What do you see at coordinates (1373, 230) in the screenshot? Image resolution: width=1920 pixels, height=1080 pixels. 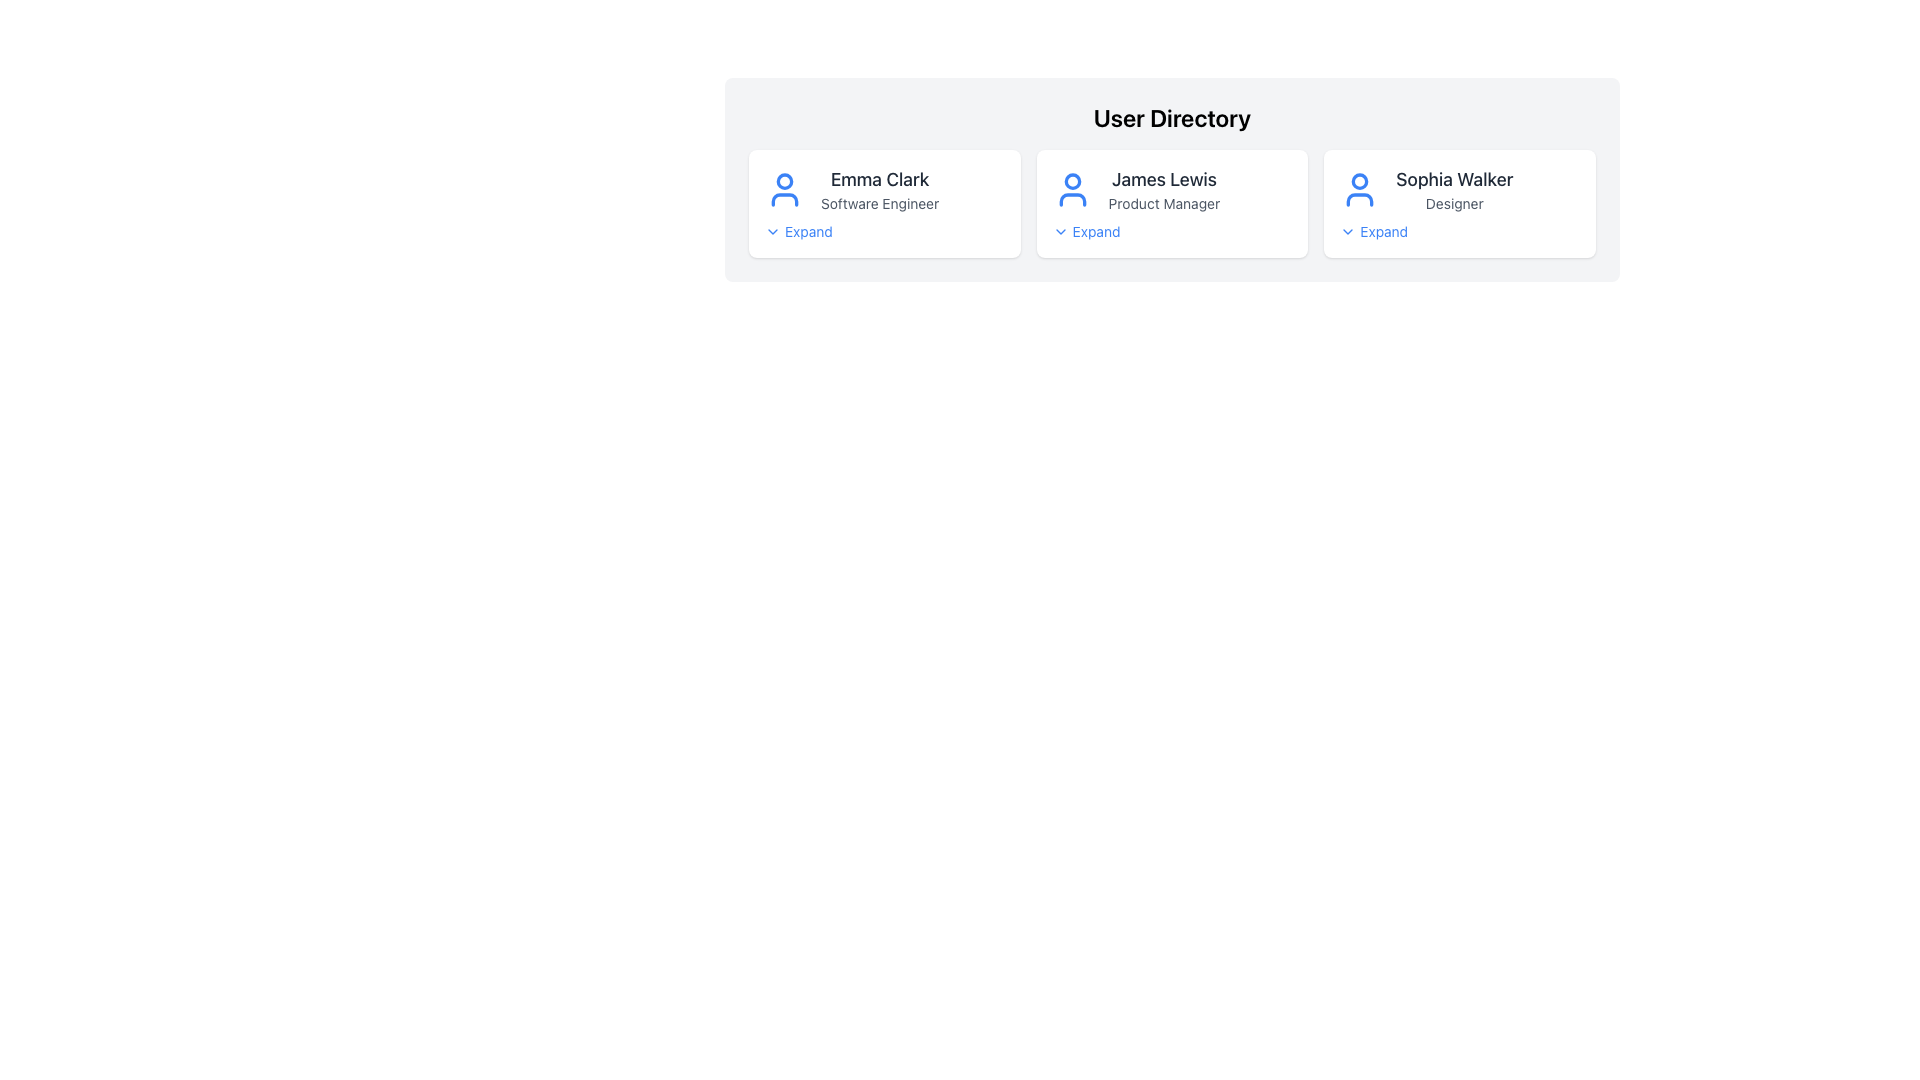 I see `the toggle switch button located at the bottom left corner of the user information card for 'Sophia Walker'` at bounding box center [1373, 230].